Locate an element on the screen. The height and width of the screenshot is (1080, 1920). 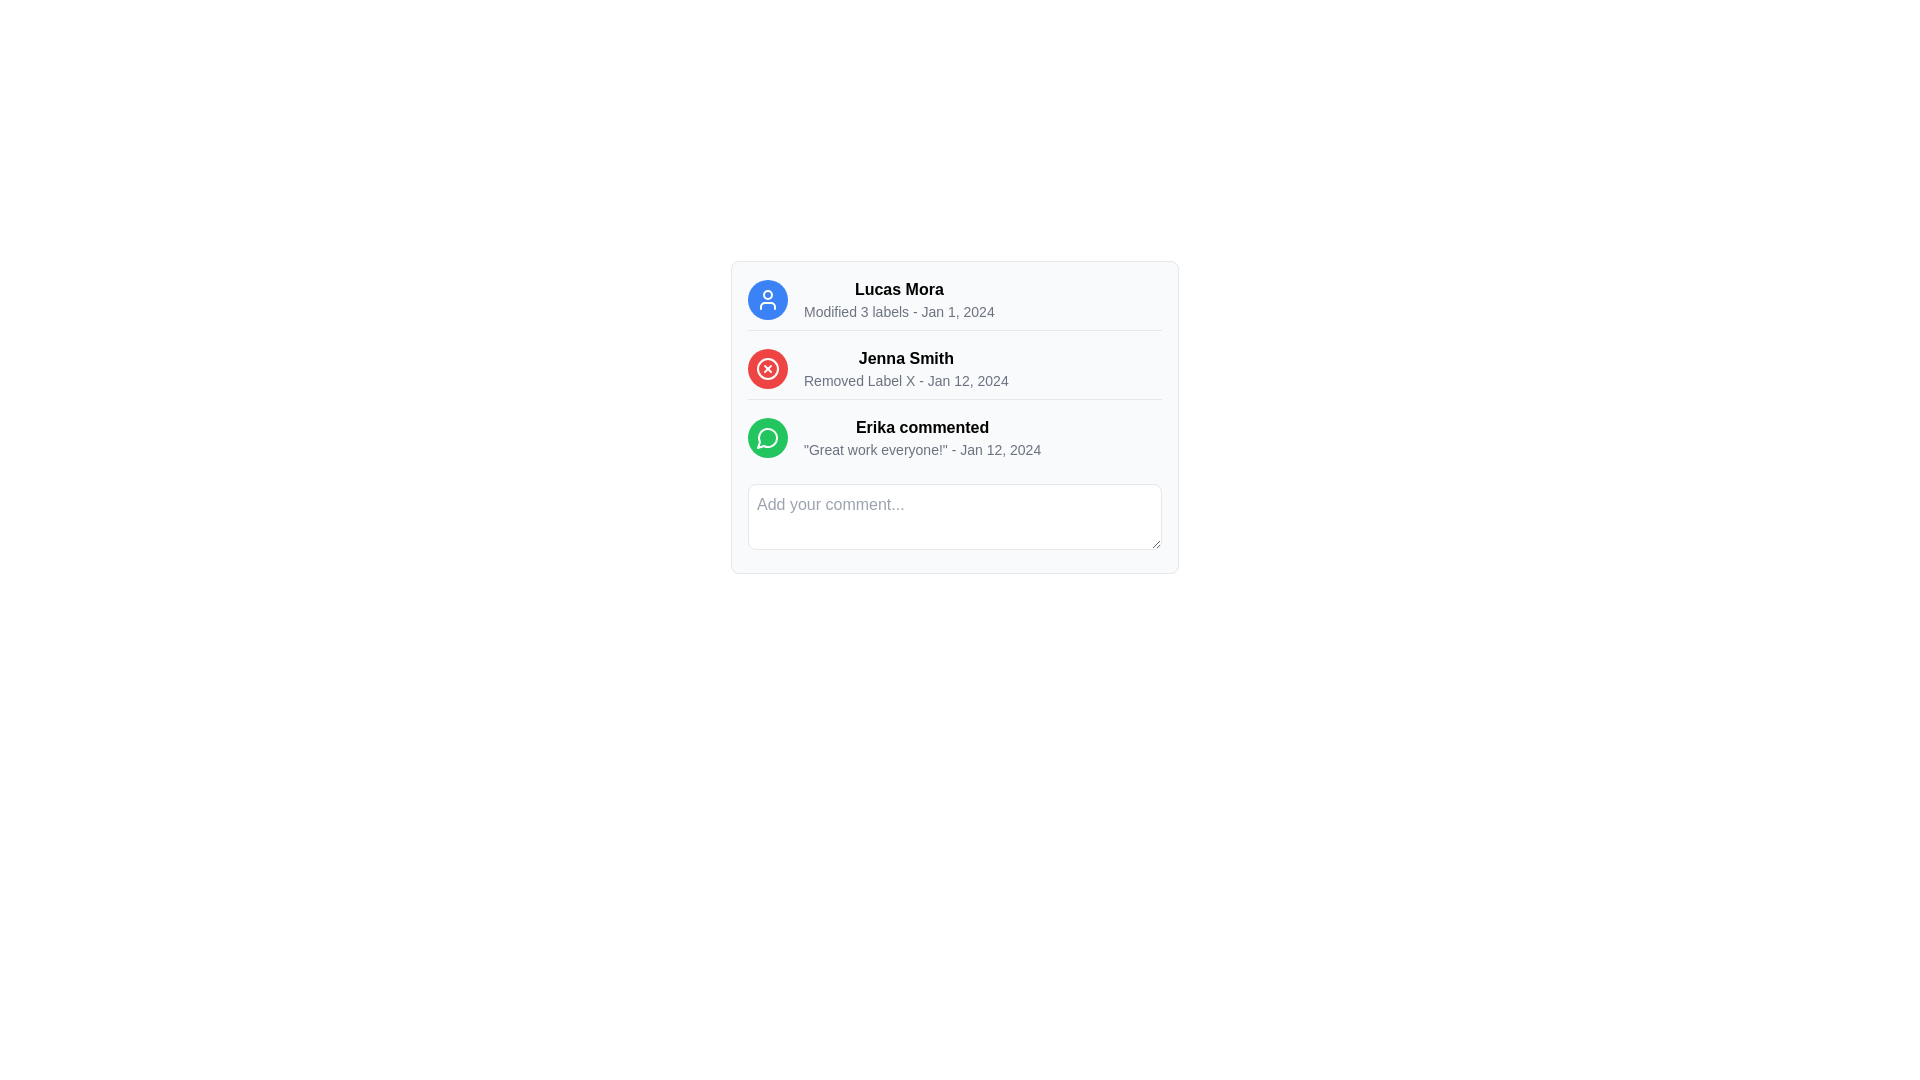
the speech bubble icon representing a comment or communication located to the left of the text 'Erika commented' is located at coordinates (766, 437).